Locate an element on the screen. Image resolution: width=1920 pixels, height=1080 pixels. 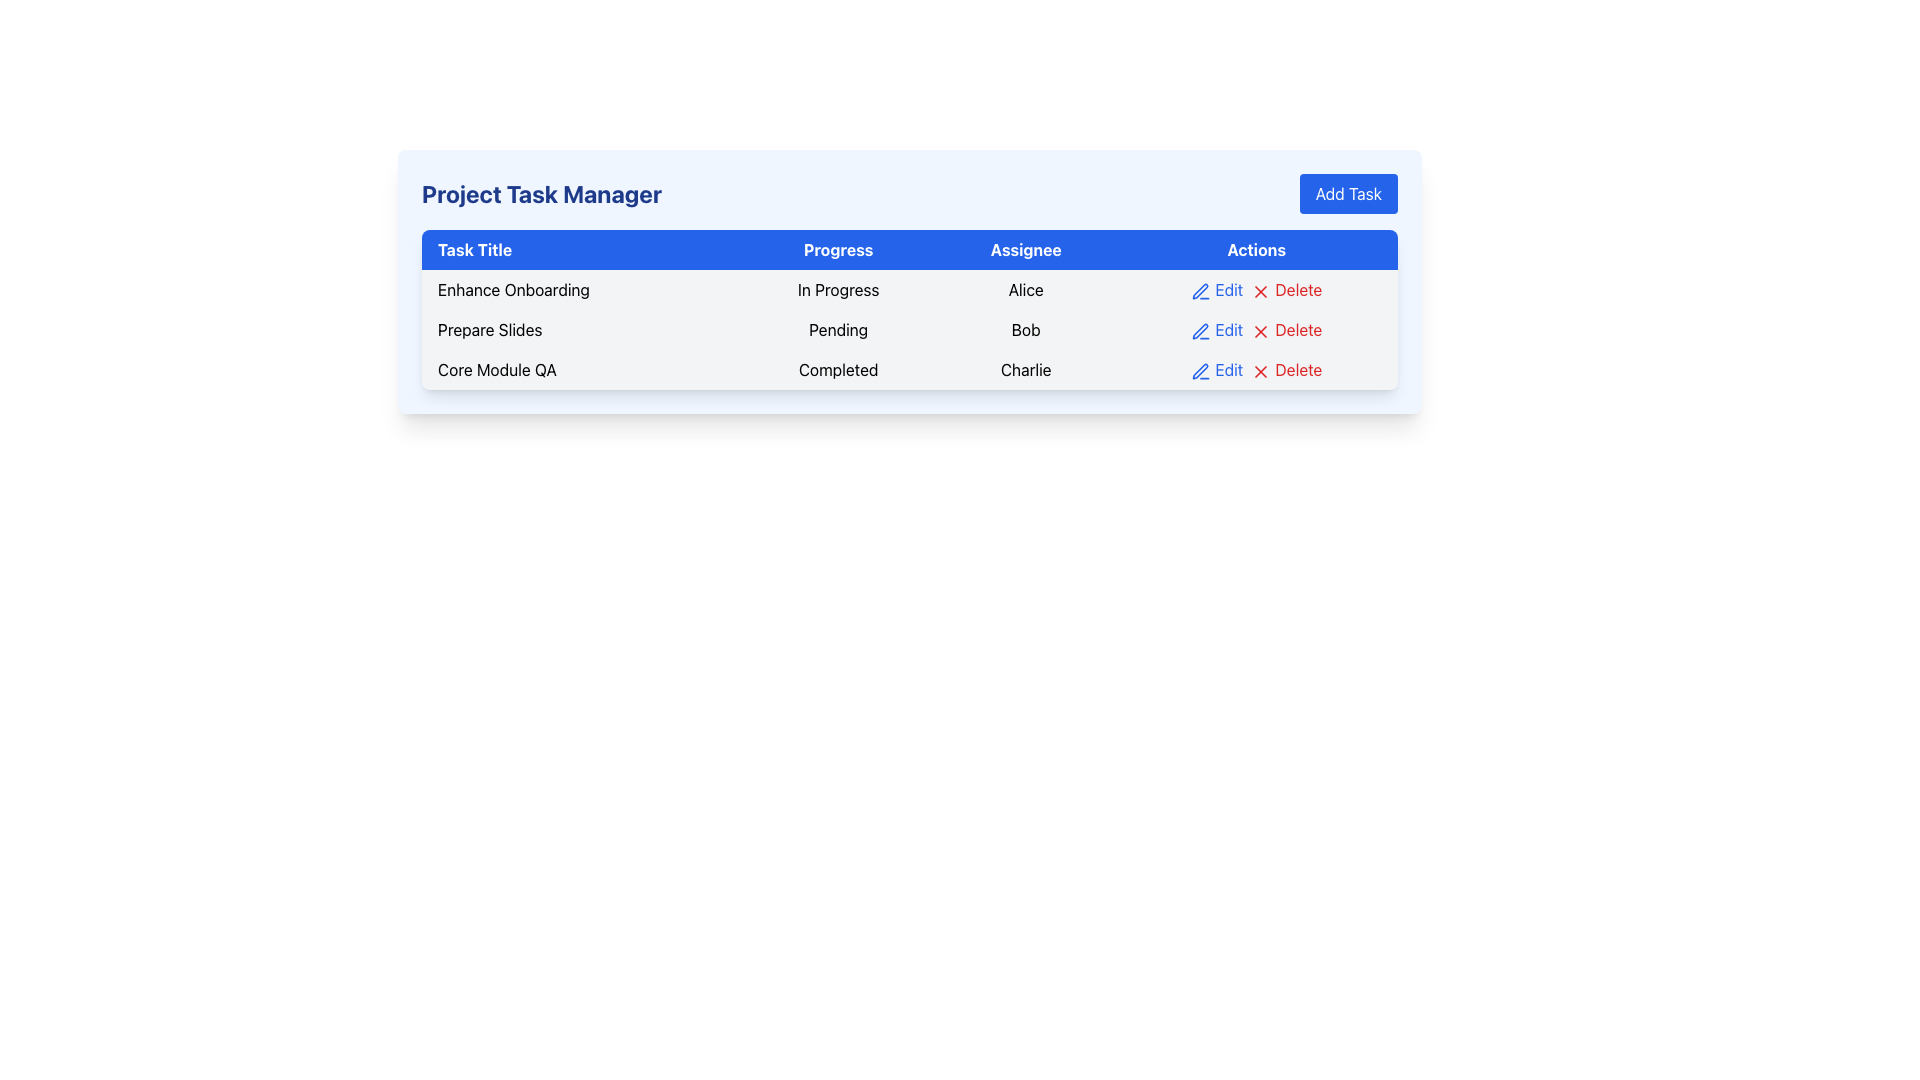
the text label element containing the string 'Bob' in the 'Assignee' column of the task management interface is located at coordinates (1026, 329).